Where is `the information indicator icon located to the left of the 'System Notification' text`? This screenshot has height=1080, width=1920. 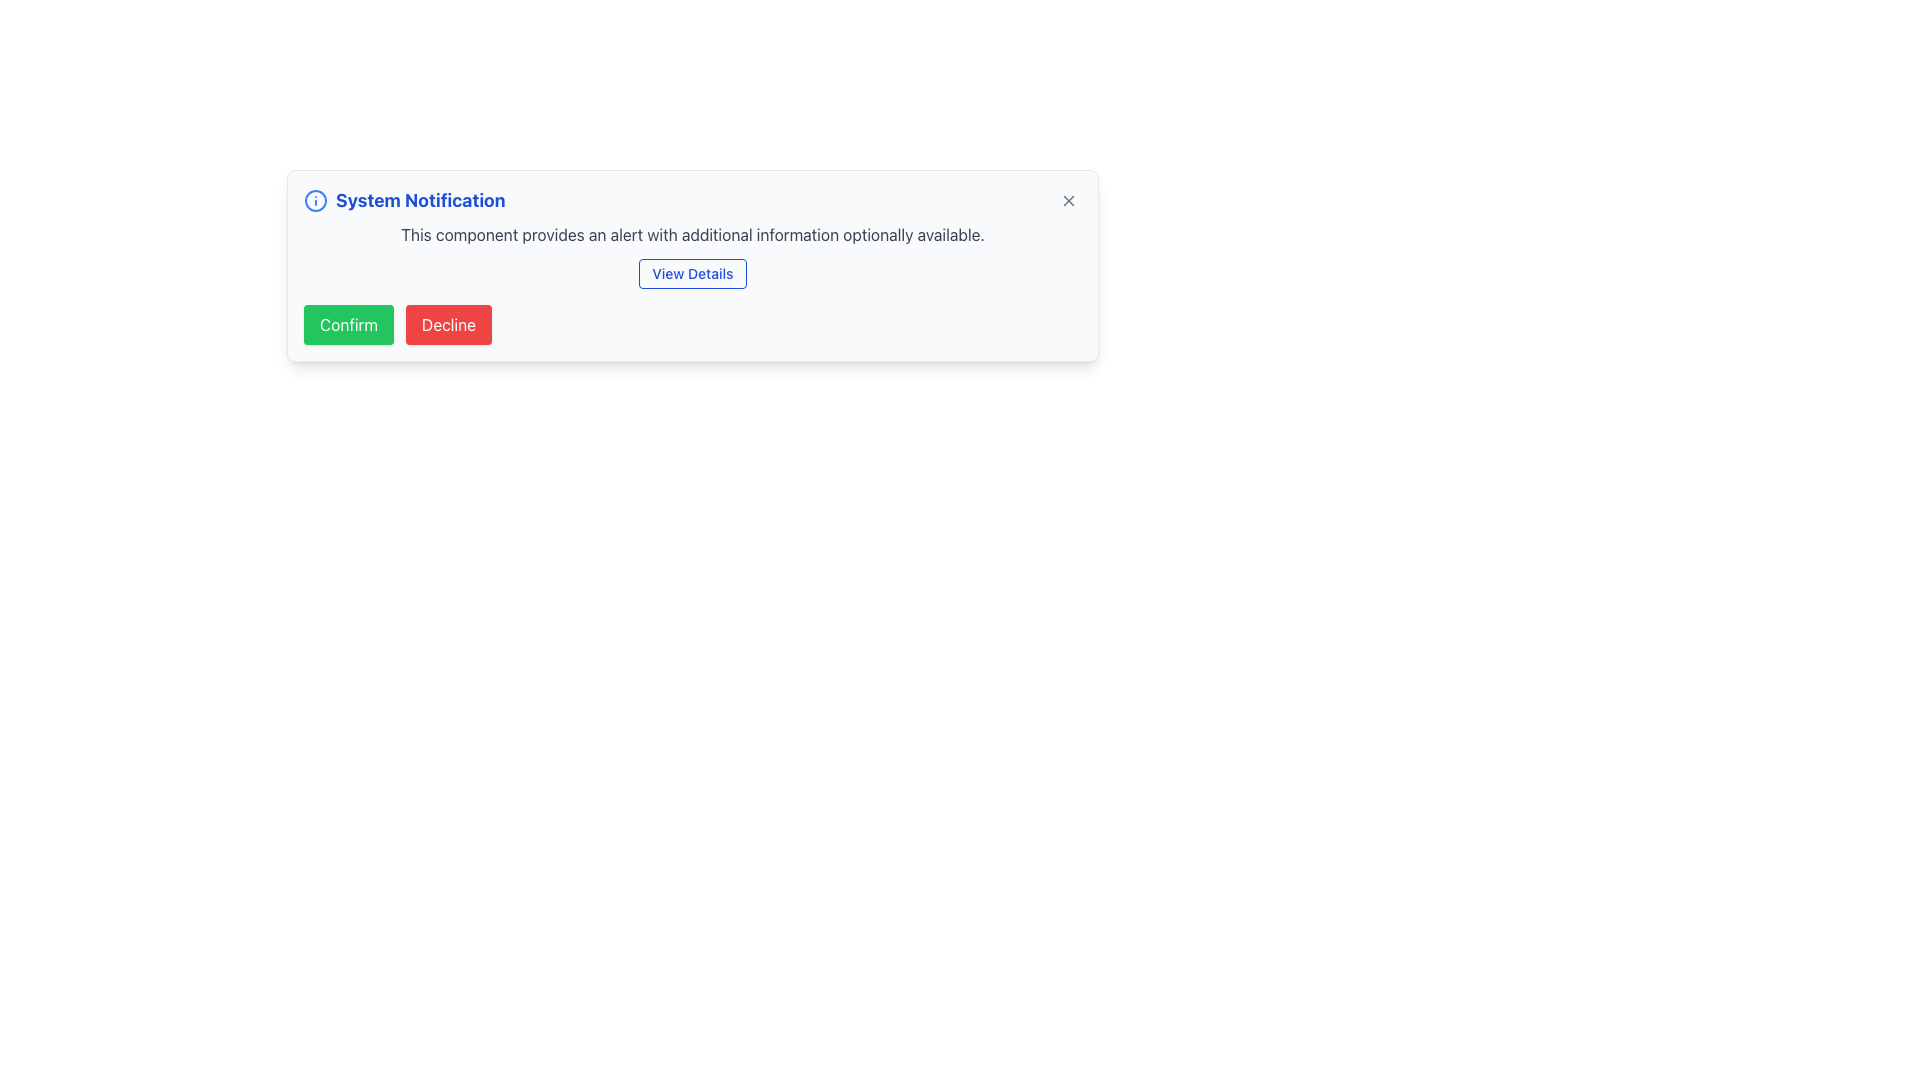
the information indicator icon located to the left of the 'System Notification' text is located at coordinates (315, 200).